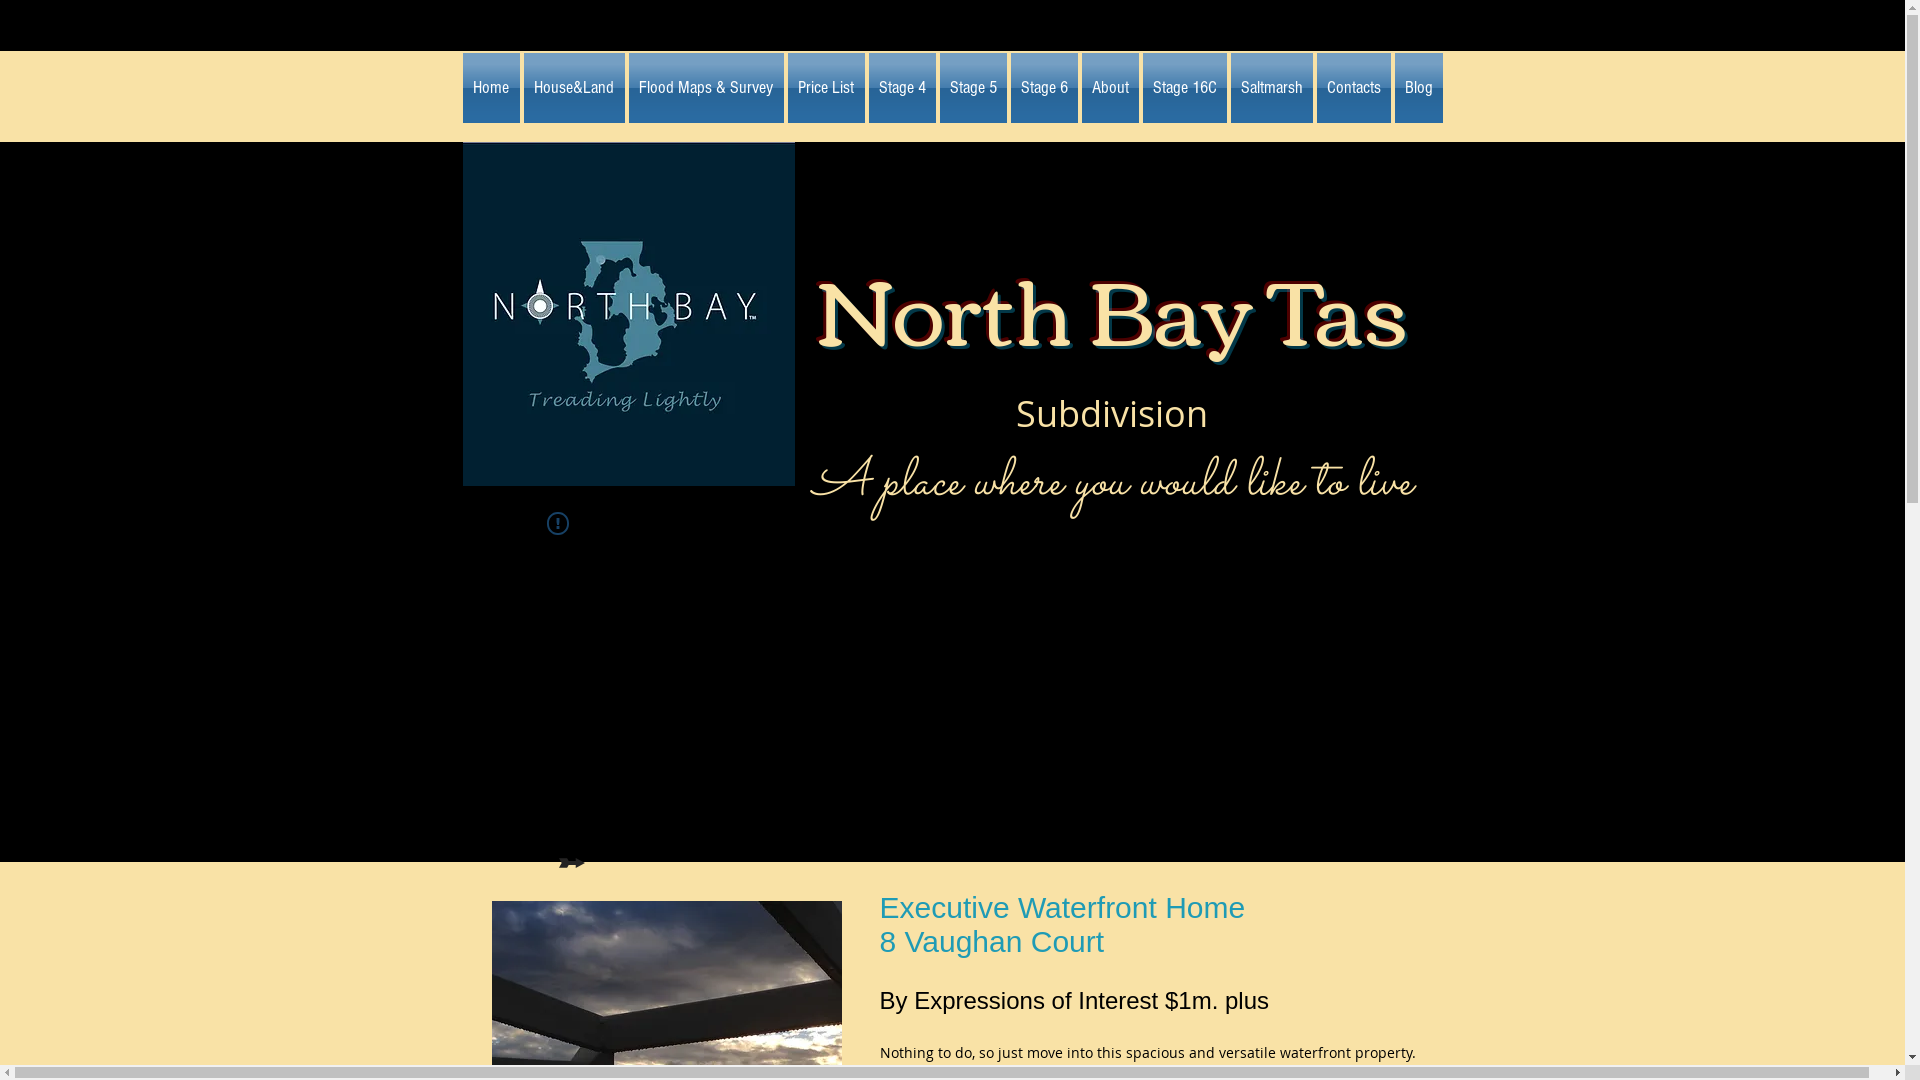 This screenshot has width=1920, height=1080. I want to click on 'Stage 4', so click(865, 87).